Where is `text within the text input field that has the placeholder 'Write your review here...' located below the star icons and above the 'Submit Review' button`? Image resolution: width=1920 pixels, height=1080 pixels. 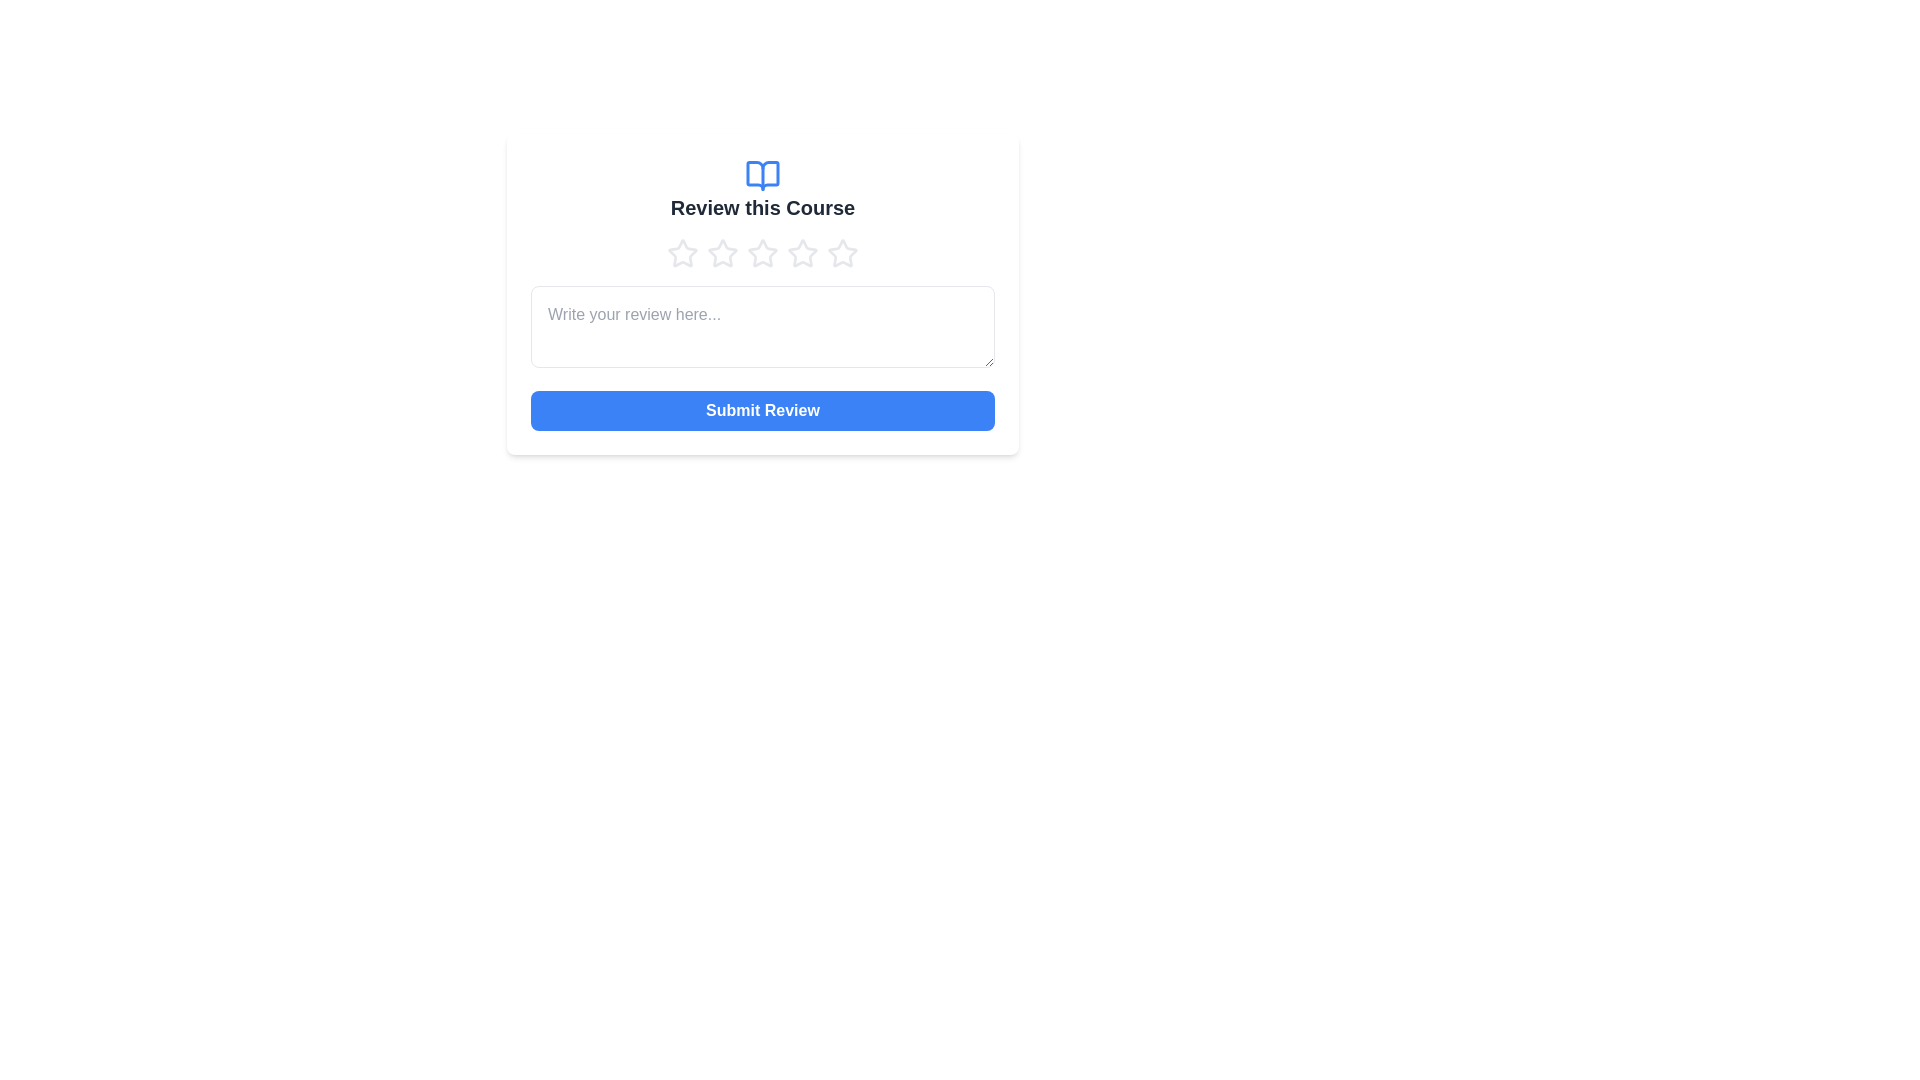 text within the text input field that has the placeholder 'Write your review here...' located below the star icons and above the 'Submit Review' button is located at coordinates (762, 293).